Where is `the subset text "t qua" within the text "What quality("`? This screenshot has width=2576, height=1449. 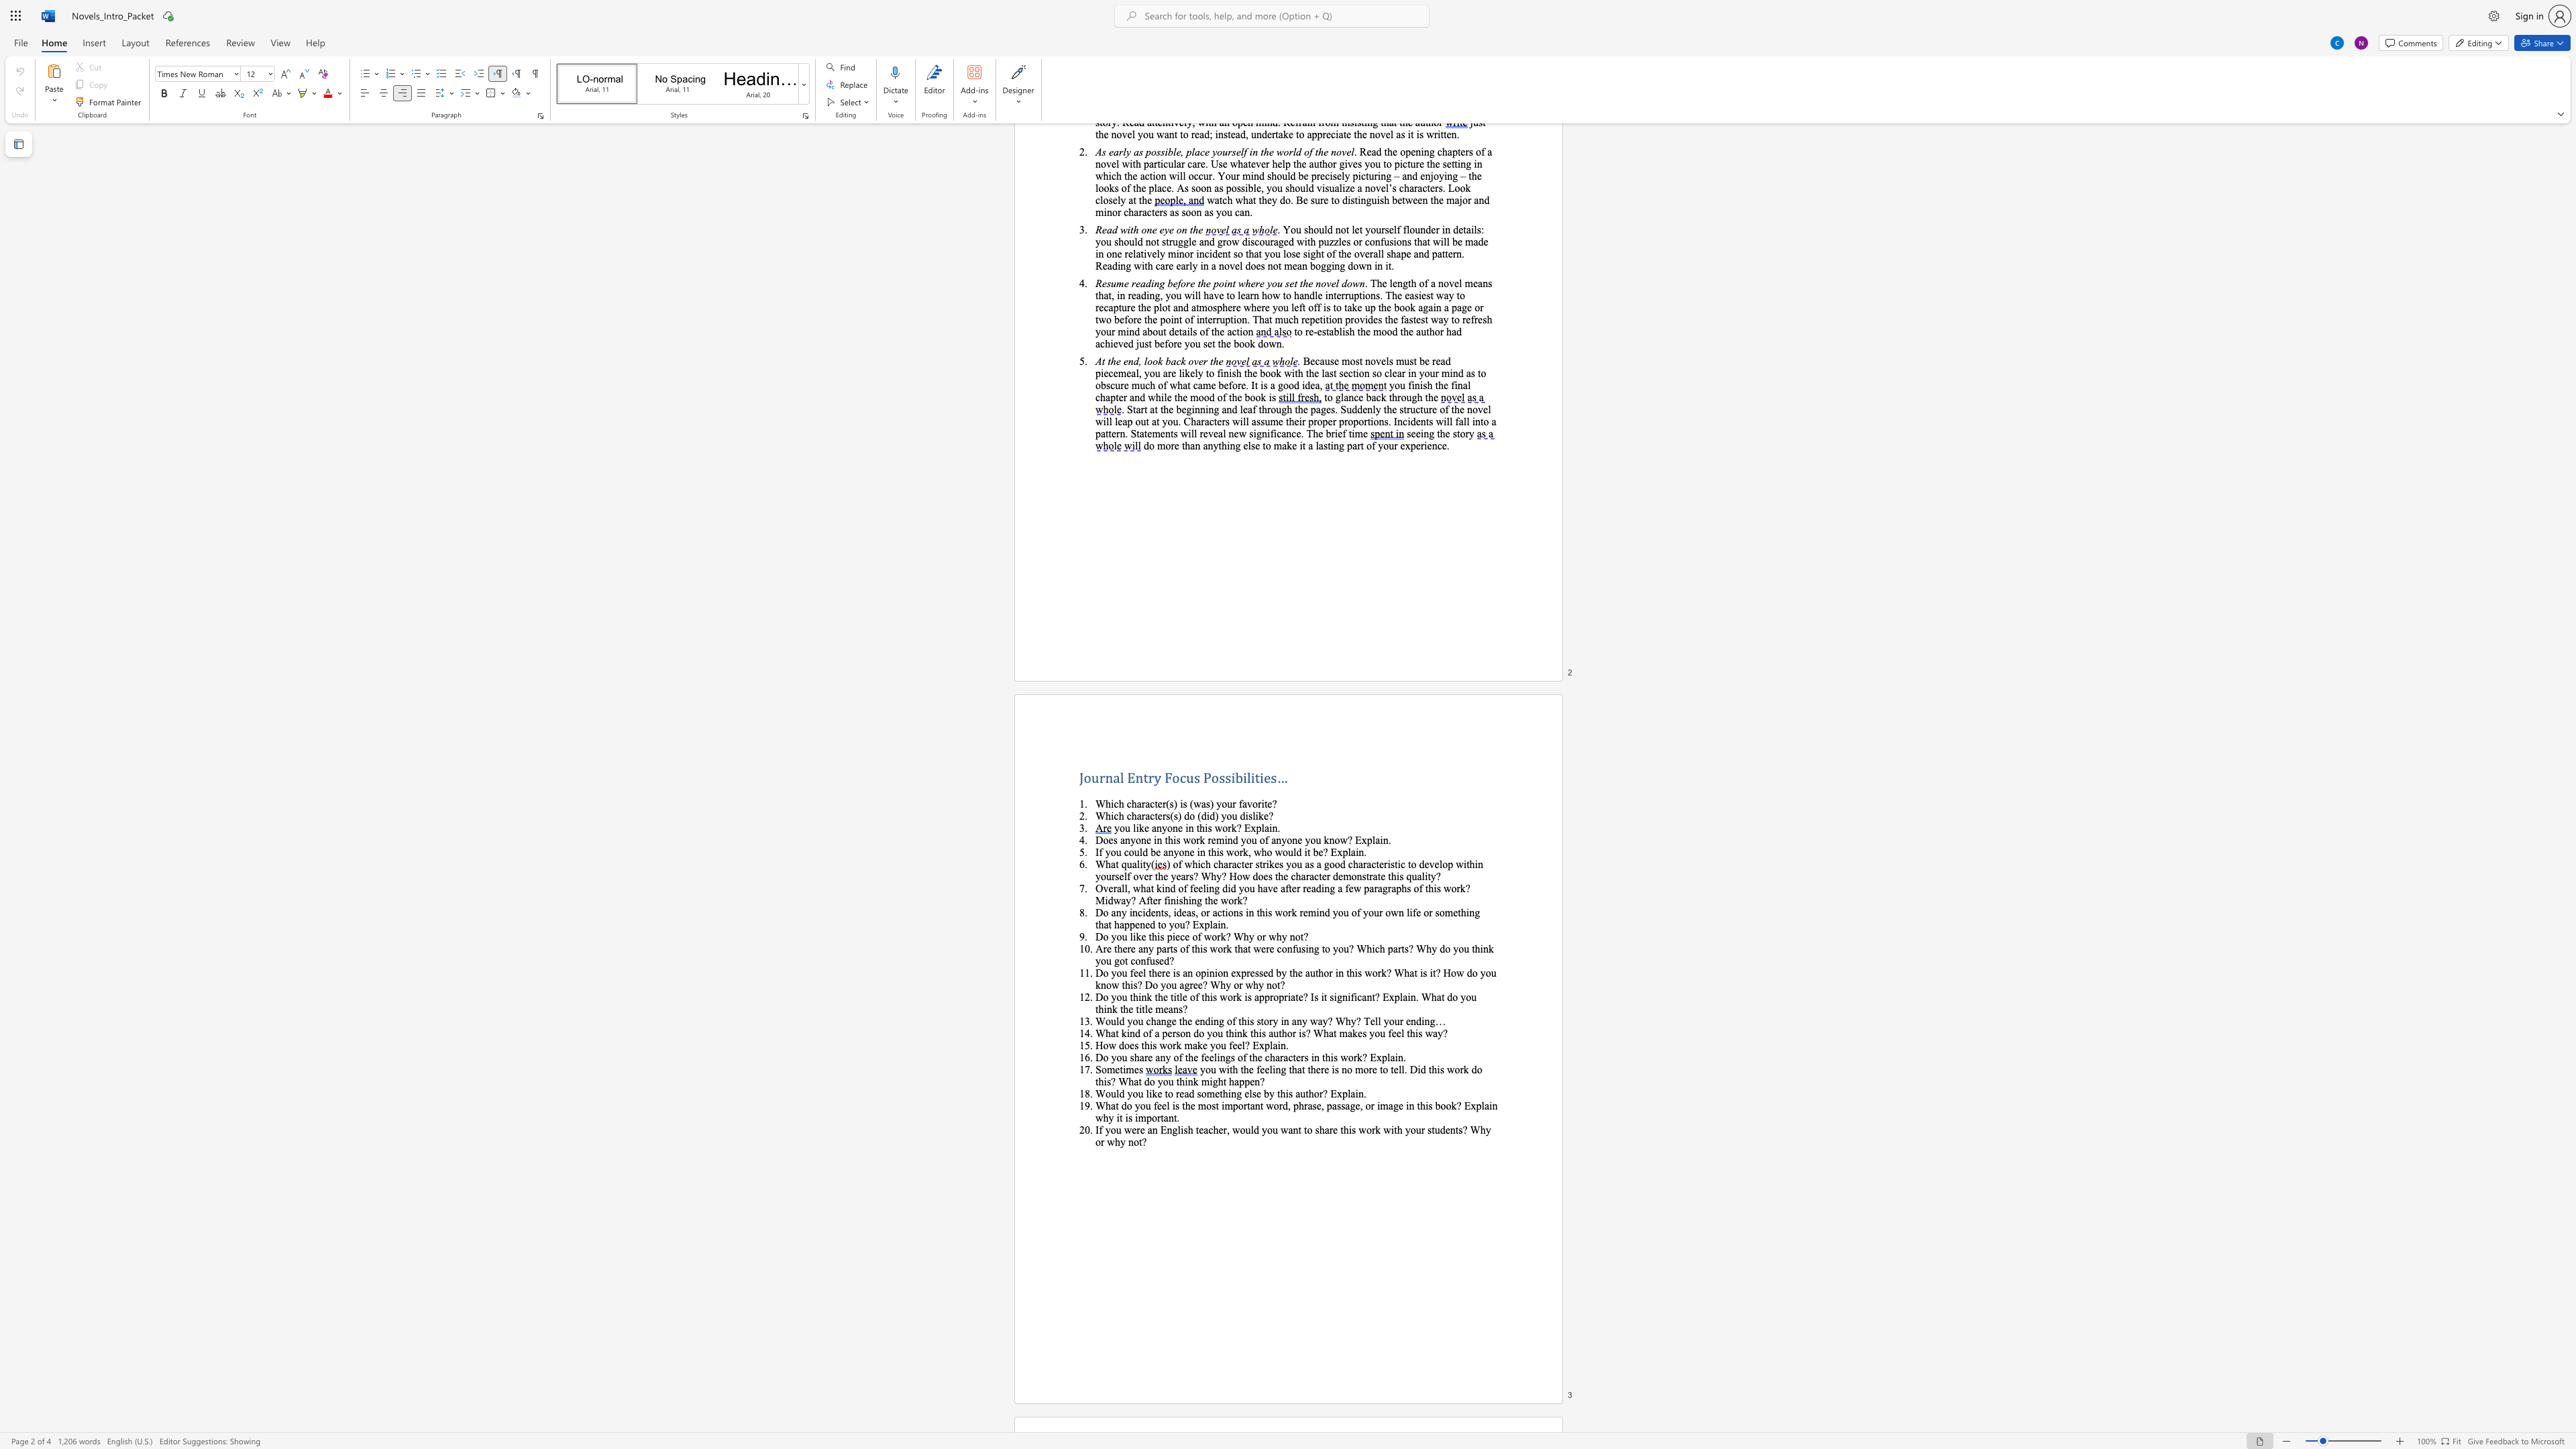 the subset text "t qua" within the text "What quality(" is located at coordinates (1115, 863).